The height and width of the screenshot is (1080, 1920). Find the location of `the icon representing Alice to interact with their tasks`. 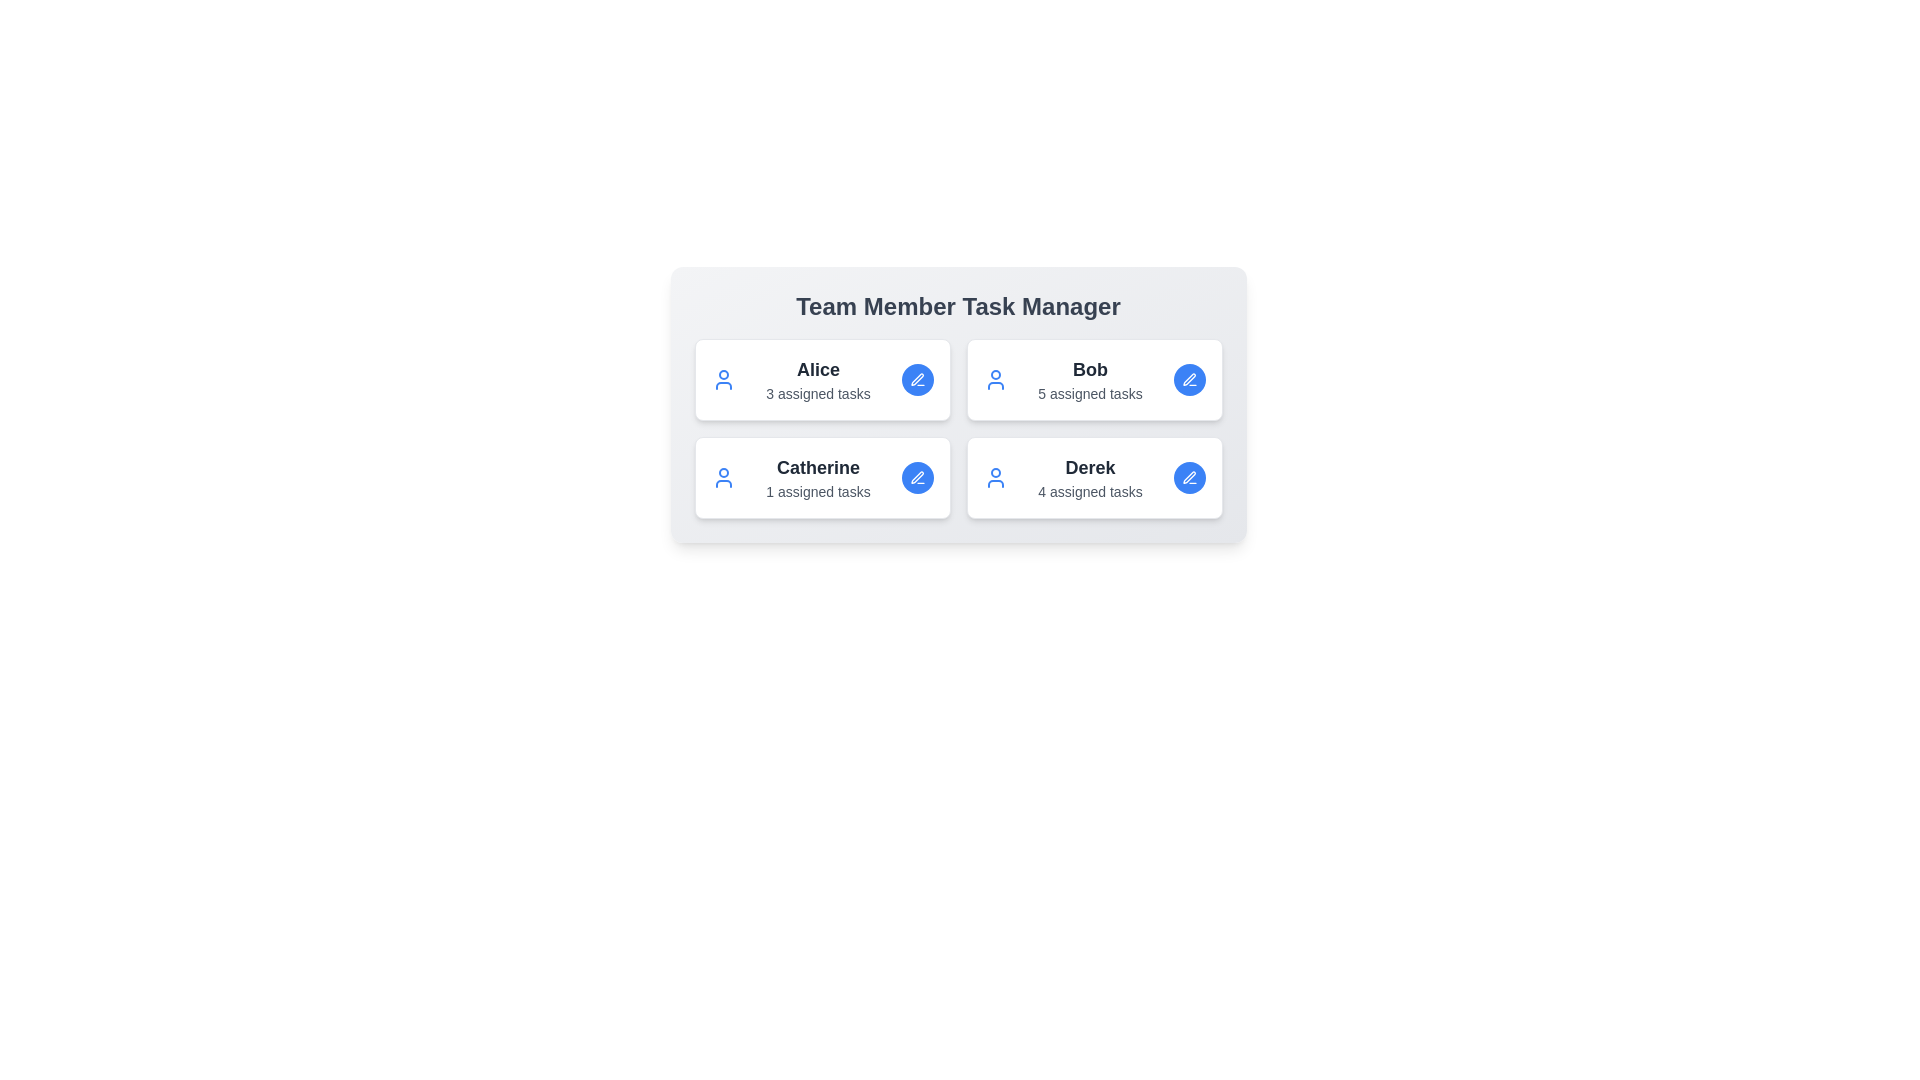

the icon representing Alice to interact with their tasks is located at coordinates (722, 380).